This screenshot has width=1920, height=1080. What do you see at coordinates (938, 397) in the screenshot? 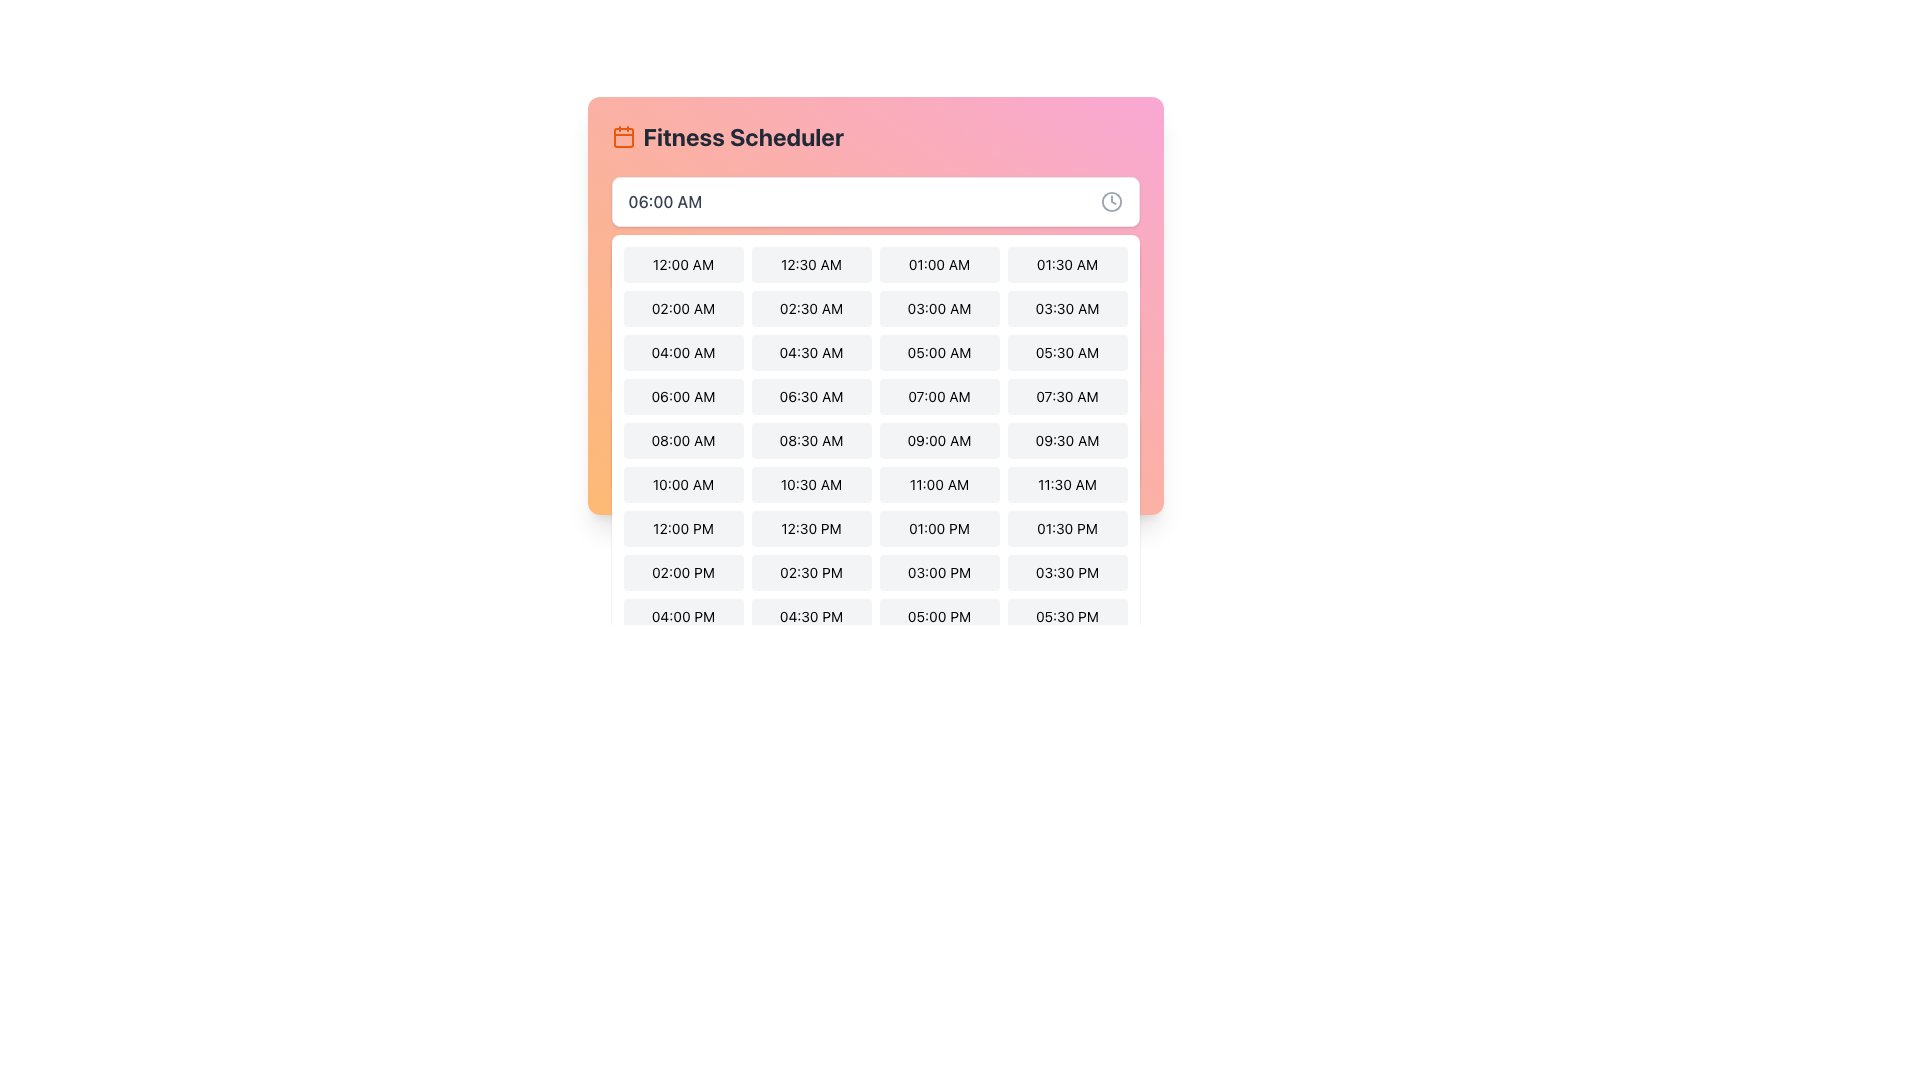
I see `the selectable time option button for '07:00 AM' in the Fitness Scheduler grid` at bounding box center [938, 397].